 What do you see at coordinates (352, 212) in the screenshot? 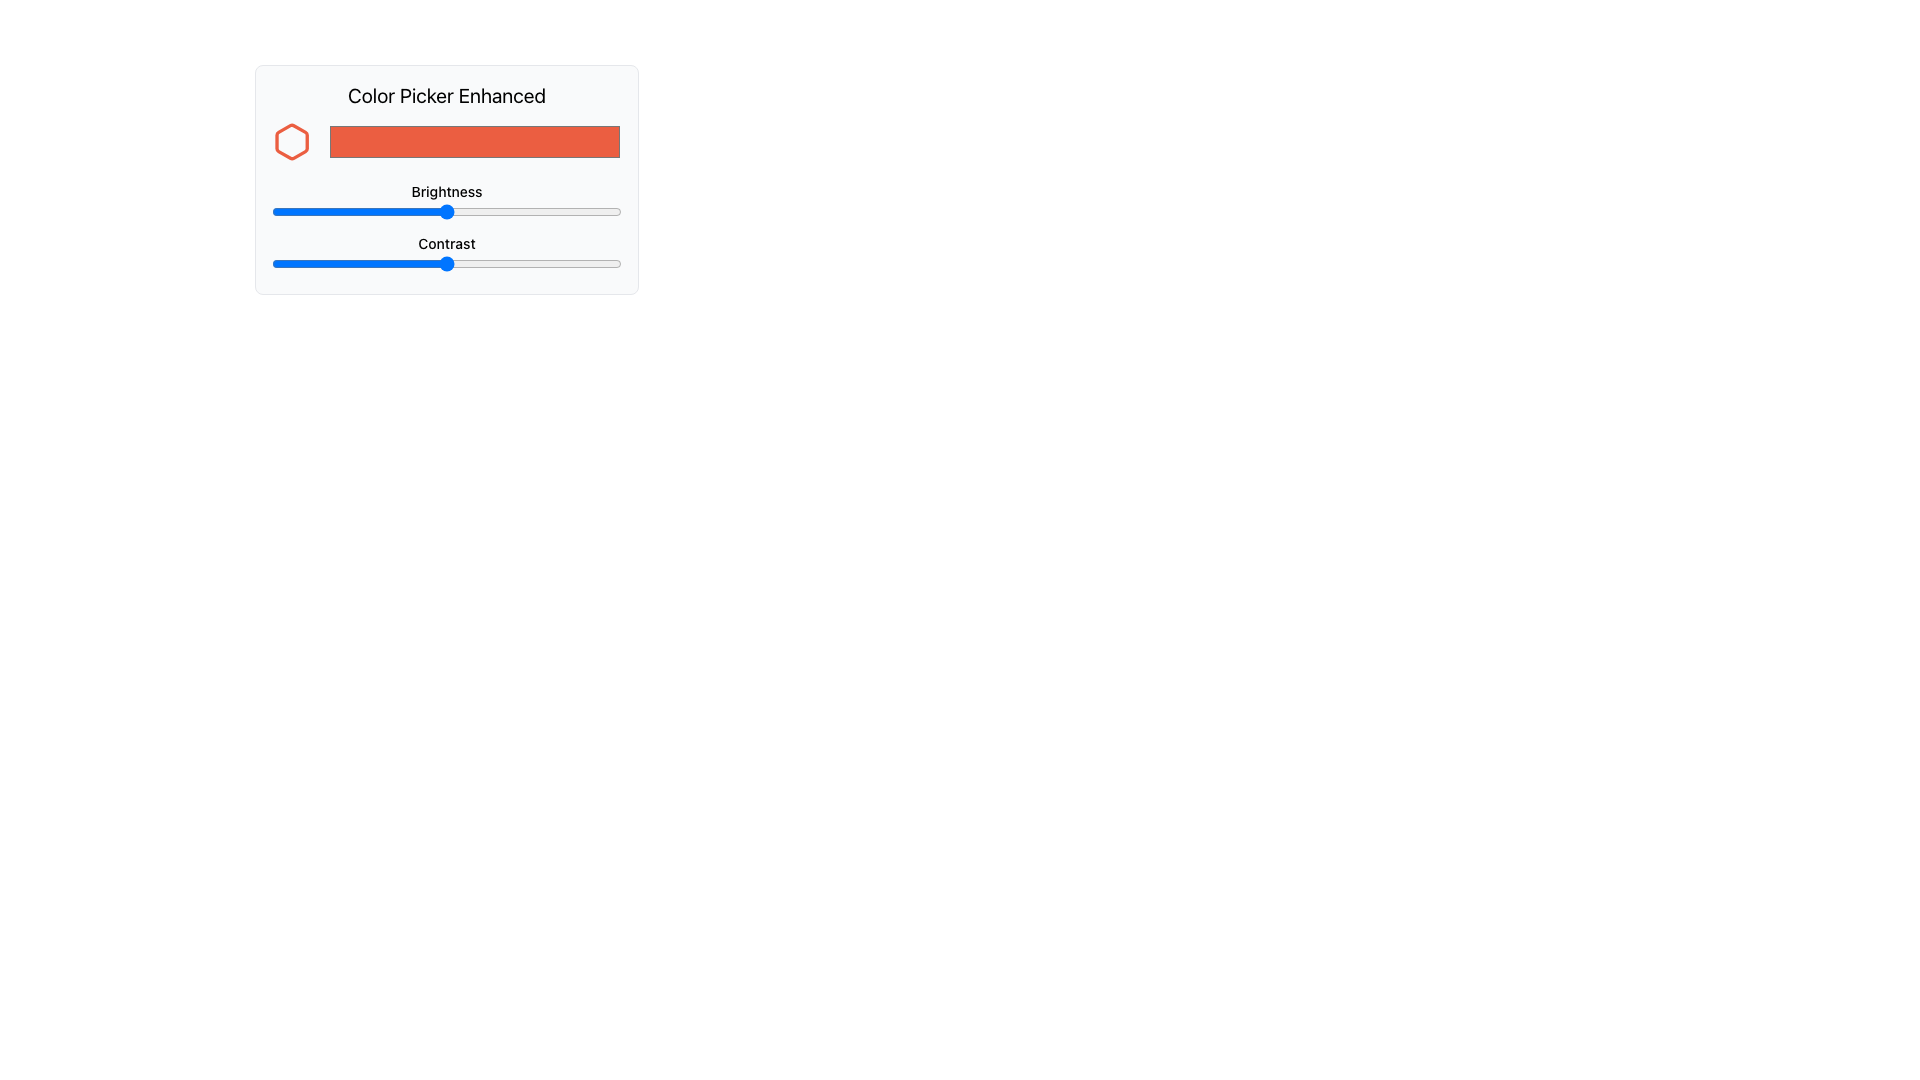
I see `brightness level` at bounding box center [352, 212].